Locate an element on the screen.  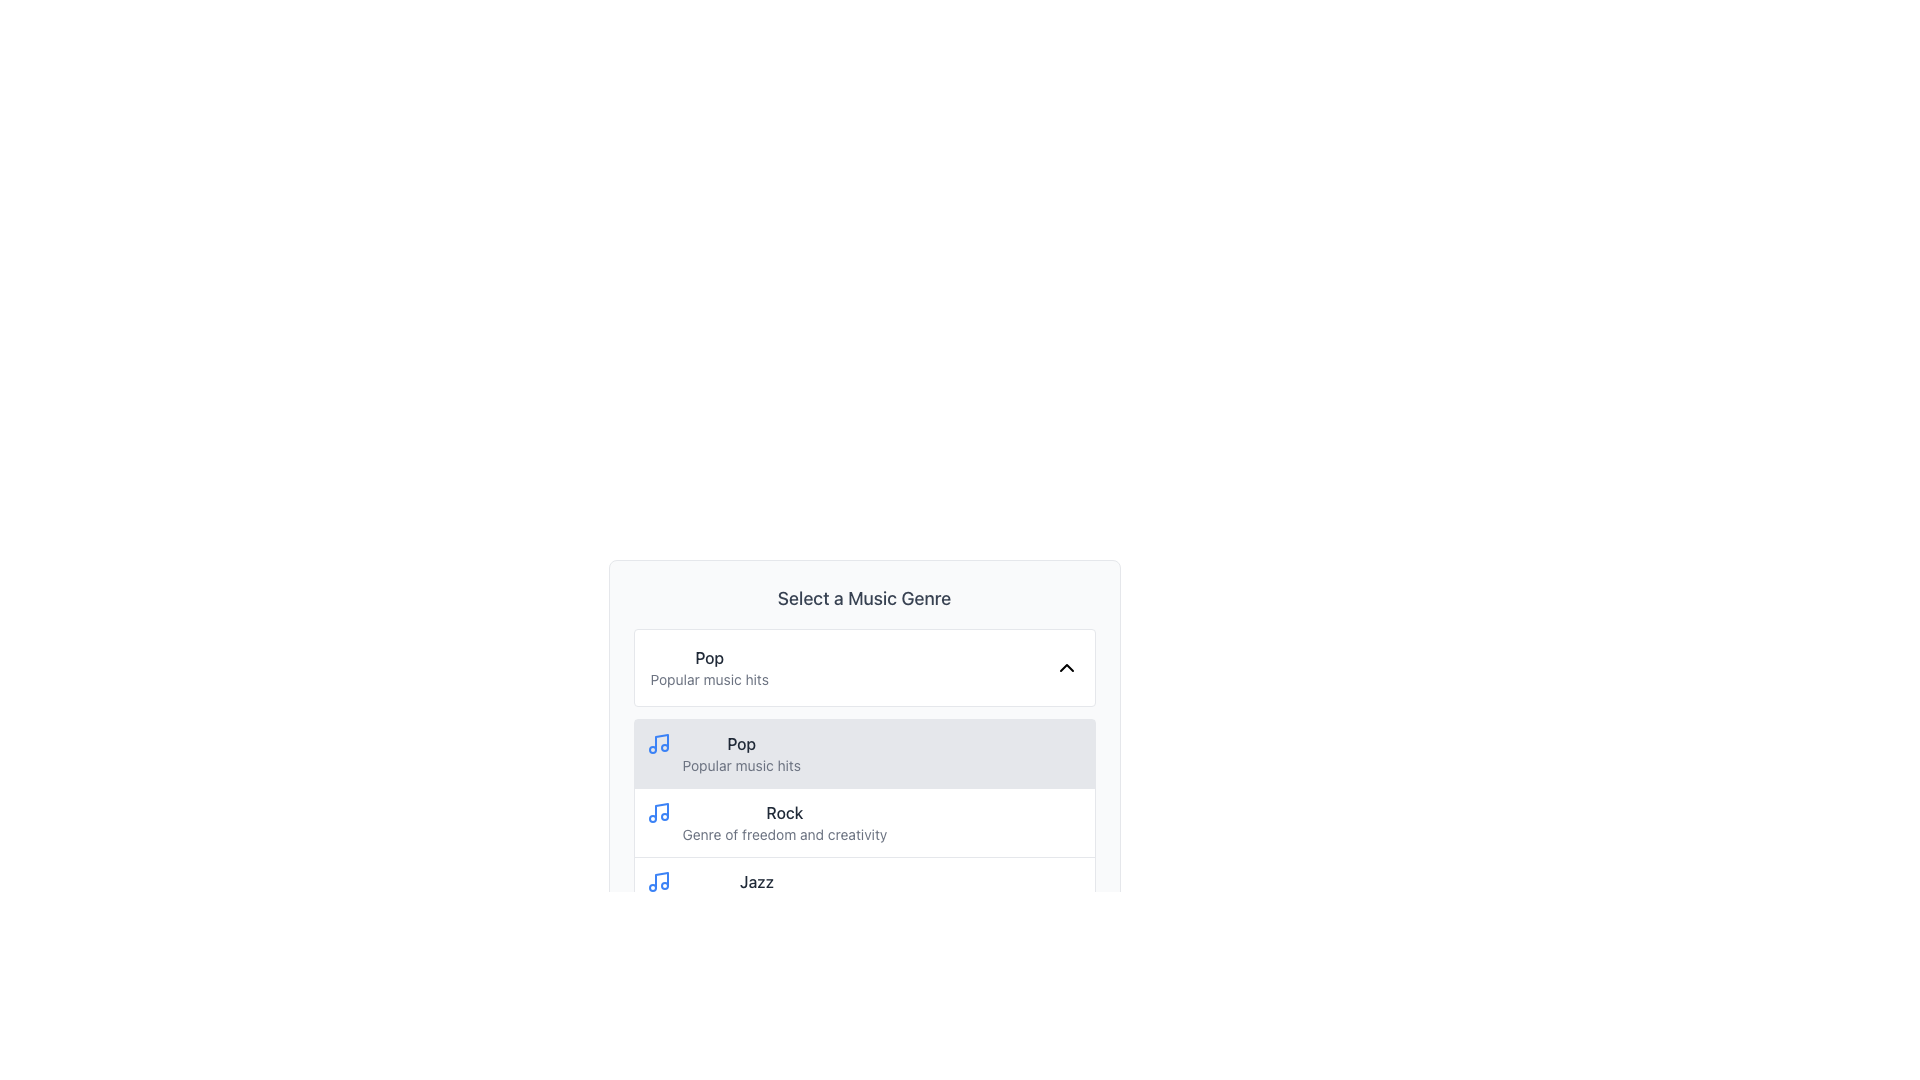
text label that serves as the title for the selectable music genre item, which is 'Pop.' This label is part of a list item under the heading 'Select a Music Genre.' is located at coordinates (740, 744).